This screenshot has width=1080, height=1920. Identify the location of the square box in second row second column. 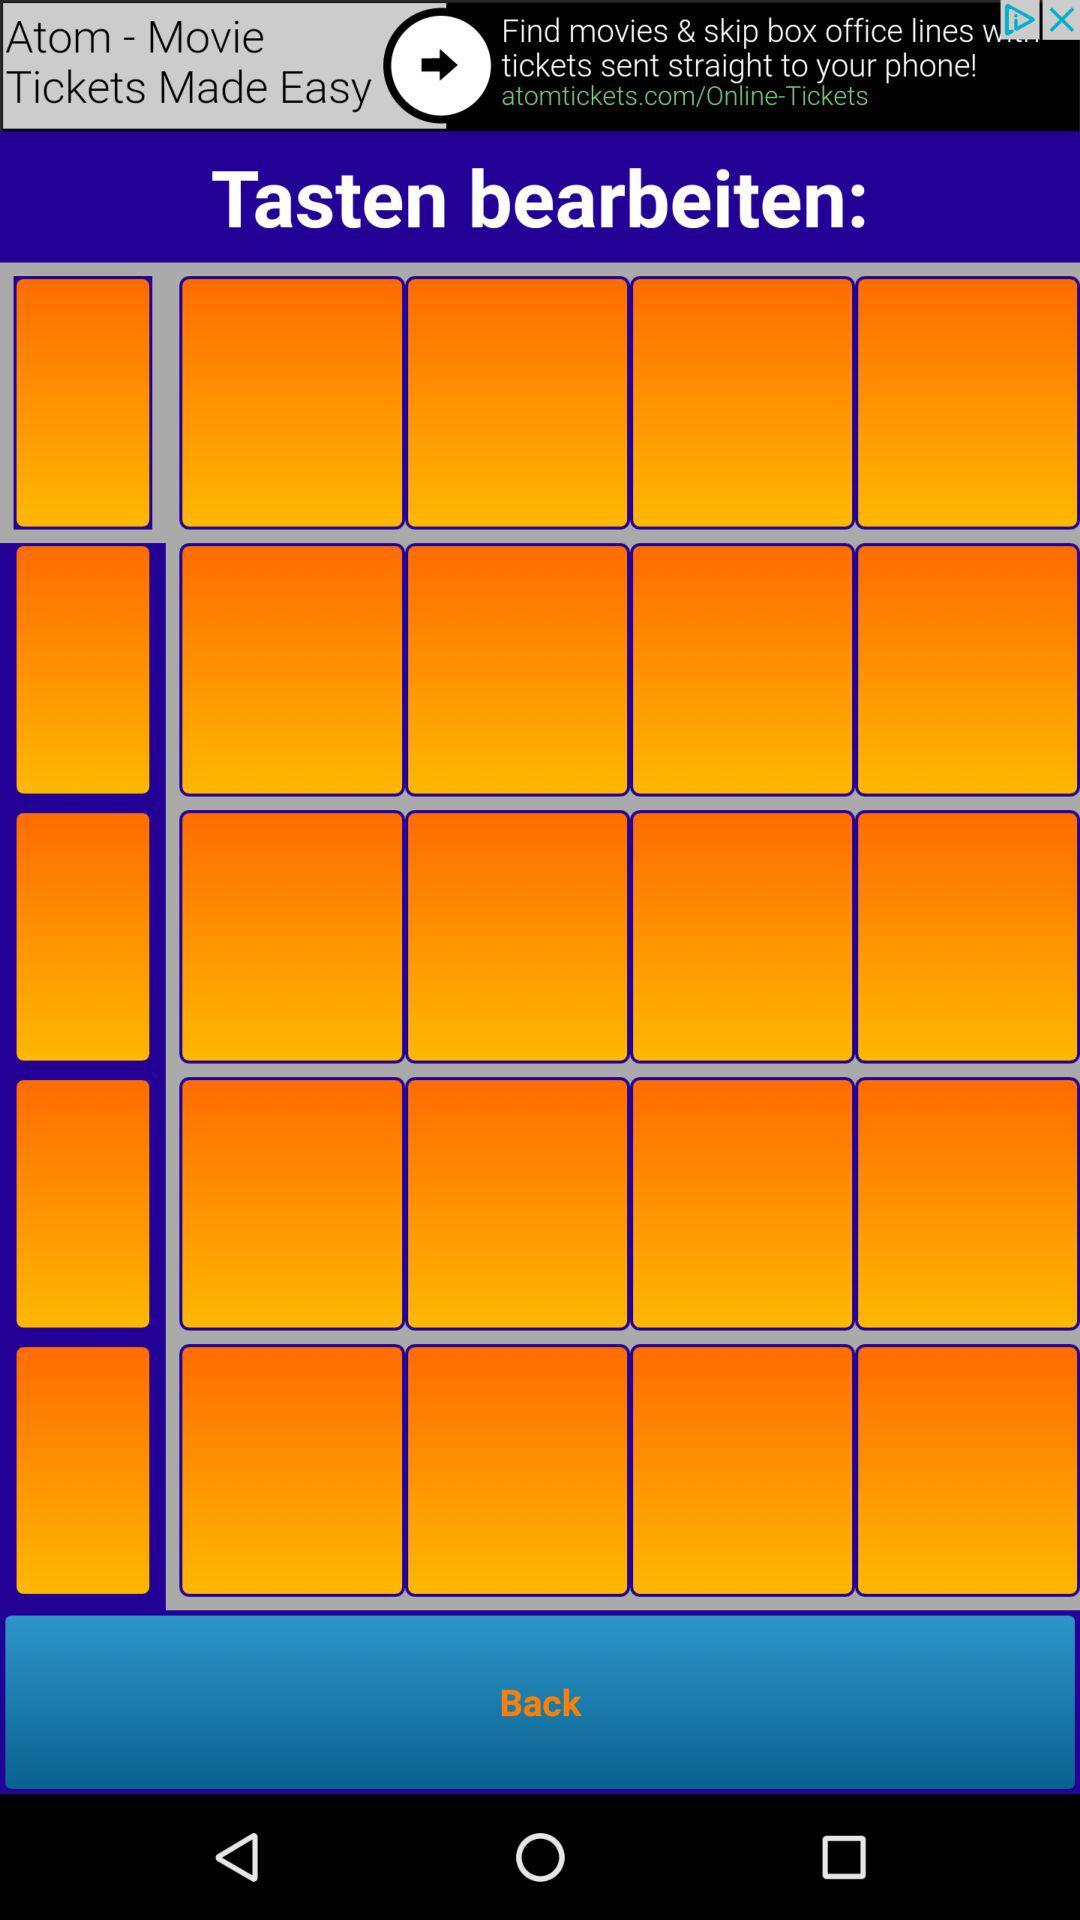
(516, 670).